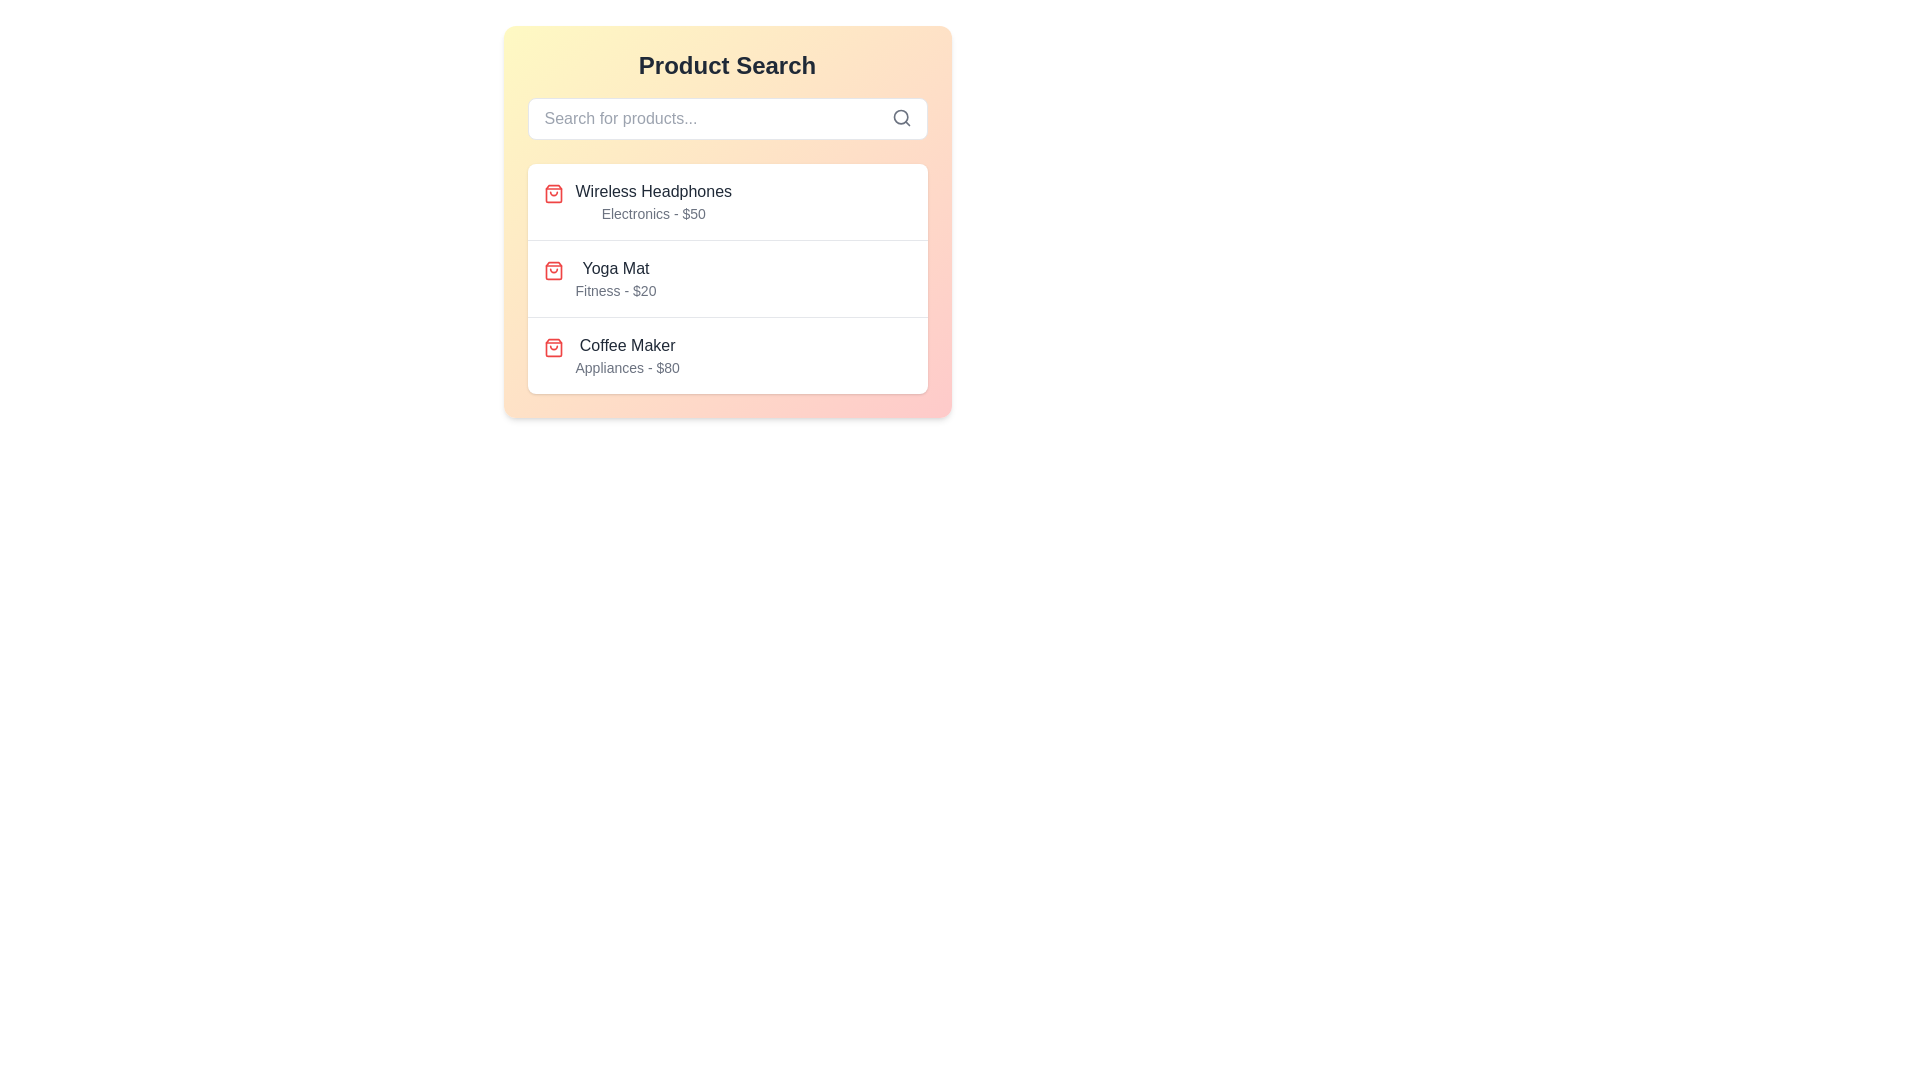 The width and height of the screenshot is (1920, 1080). I want to click on the text label displaying 'Electronics - $50', which is styled in gray and located below 'Wireless Headphones', so click(653, 213).